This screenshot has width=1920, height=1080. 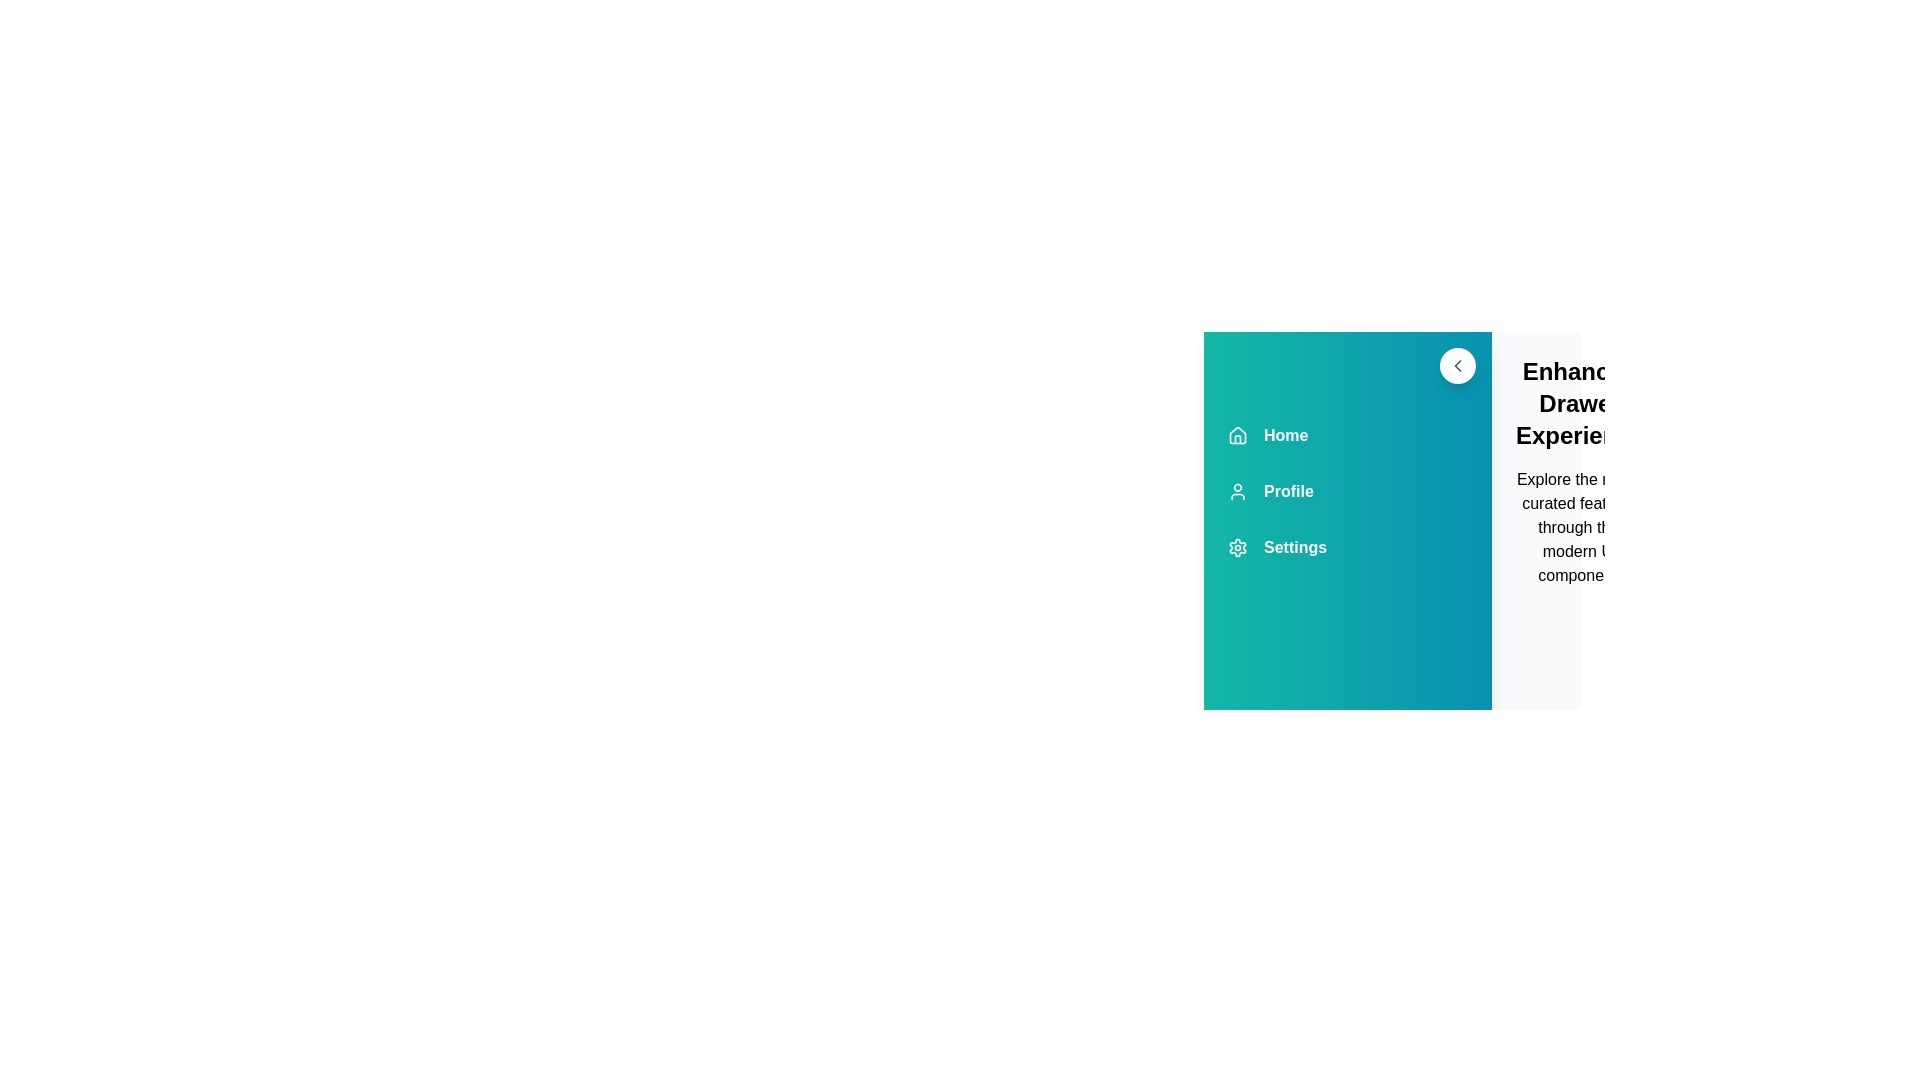 I want to click on the Profile navigation item in the drawer, so click(x=1348, y=492).